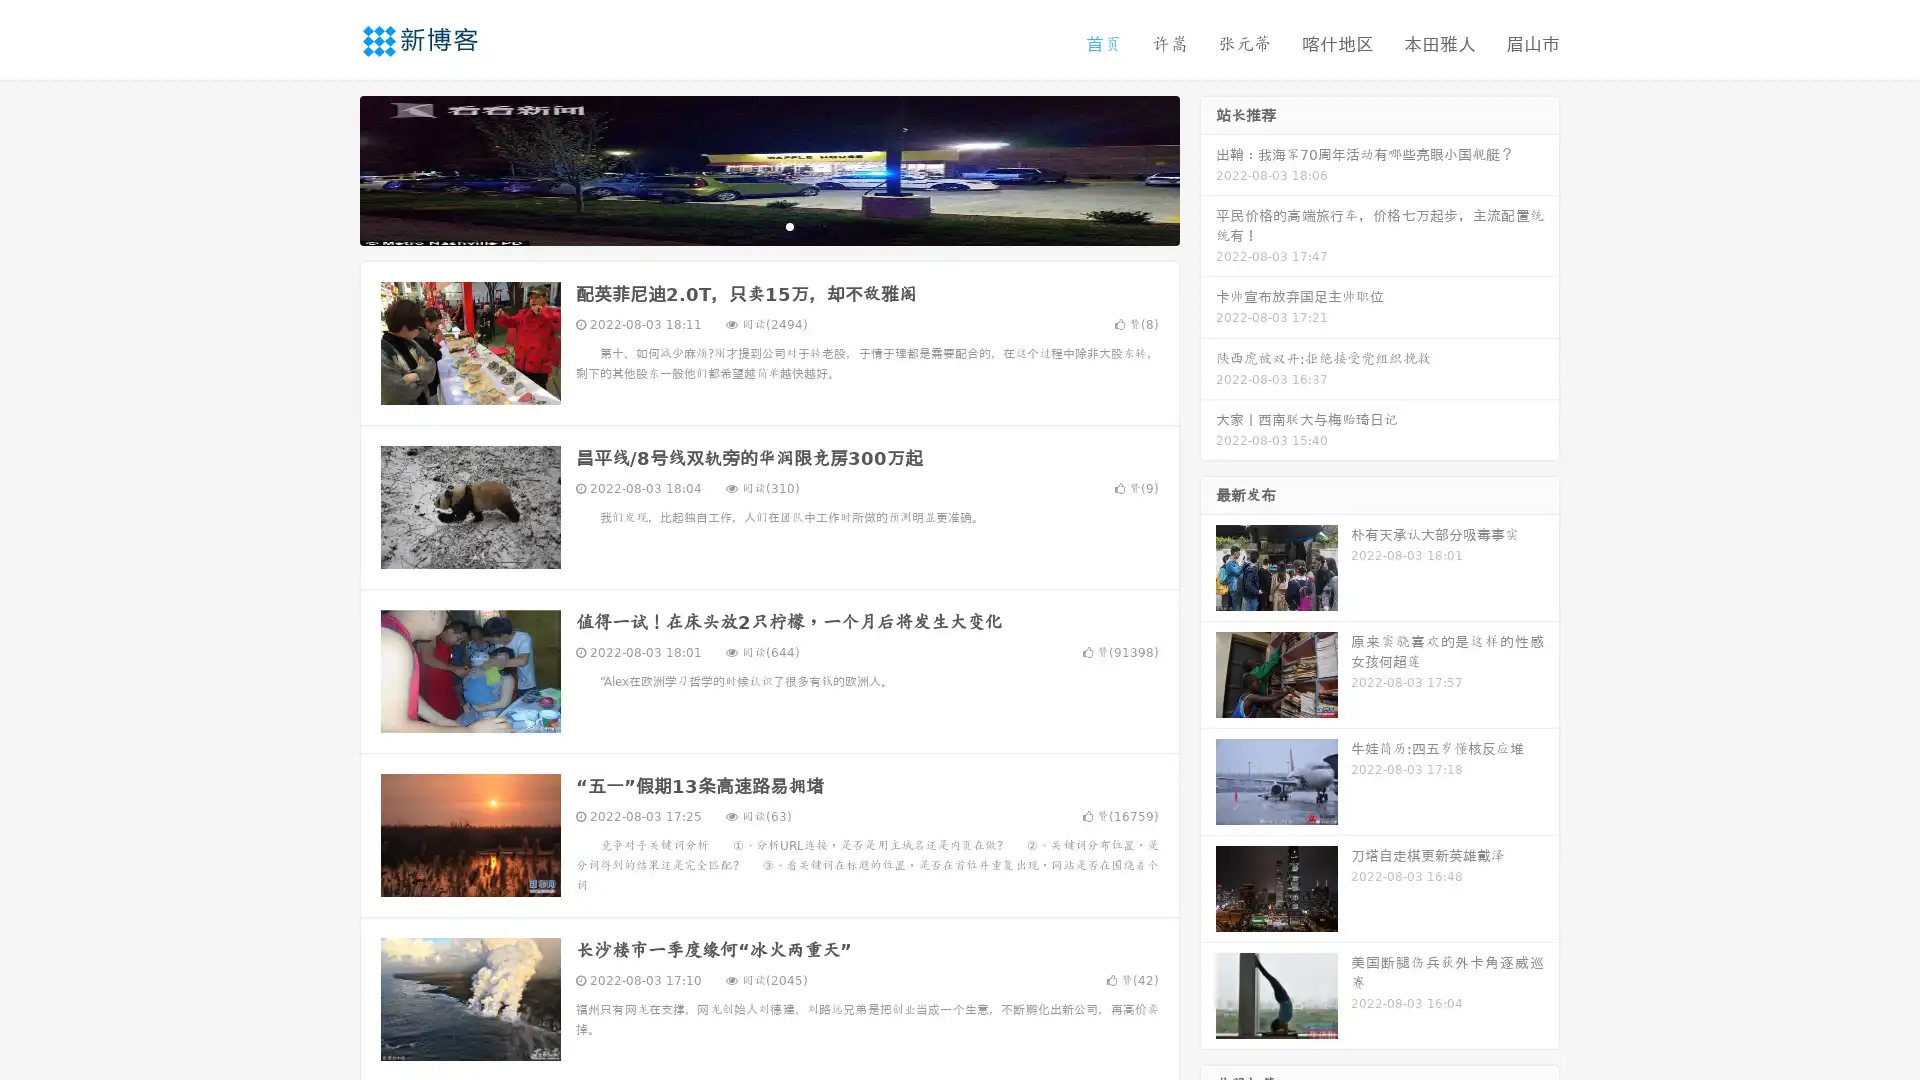 This screenshot has height=1080, width=1920. I want to click on Previous slide, so click(330, 168).